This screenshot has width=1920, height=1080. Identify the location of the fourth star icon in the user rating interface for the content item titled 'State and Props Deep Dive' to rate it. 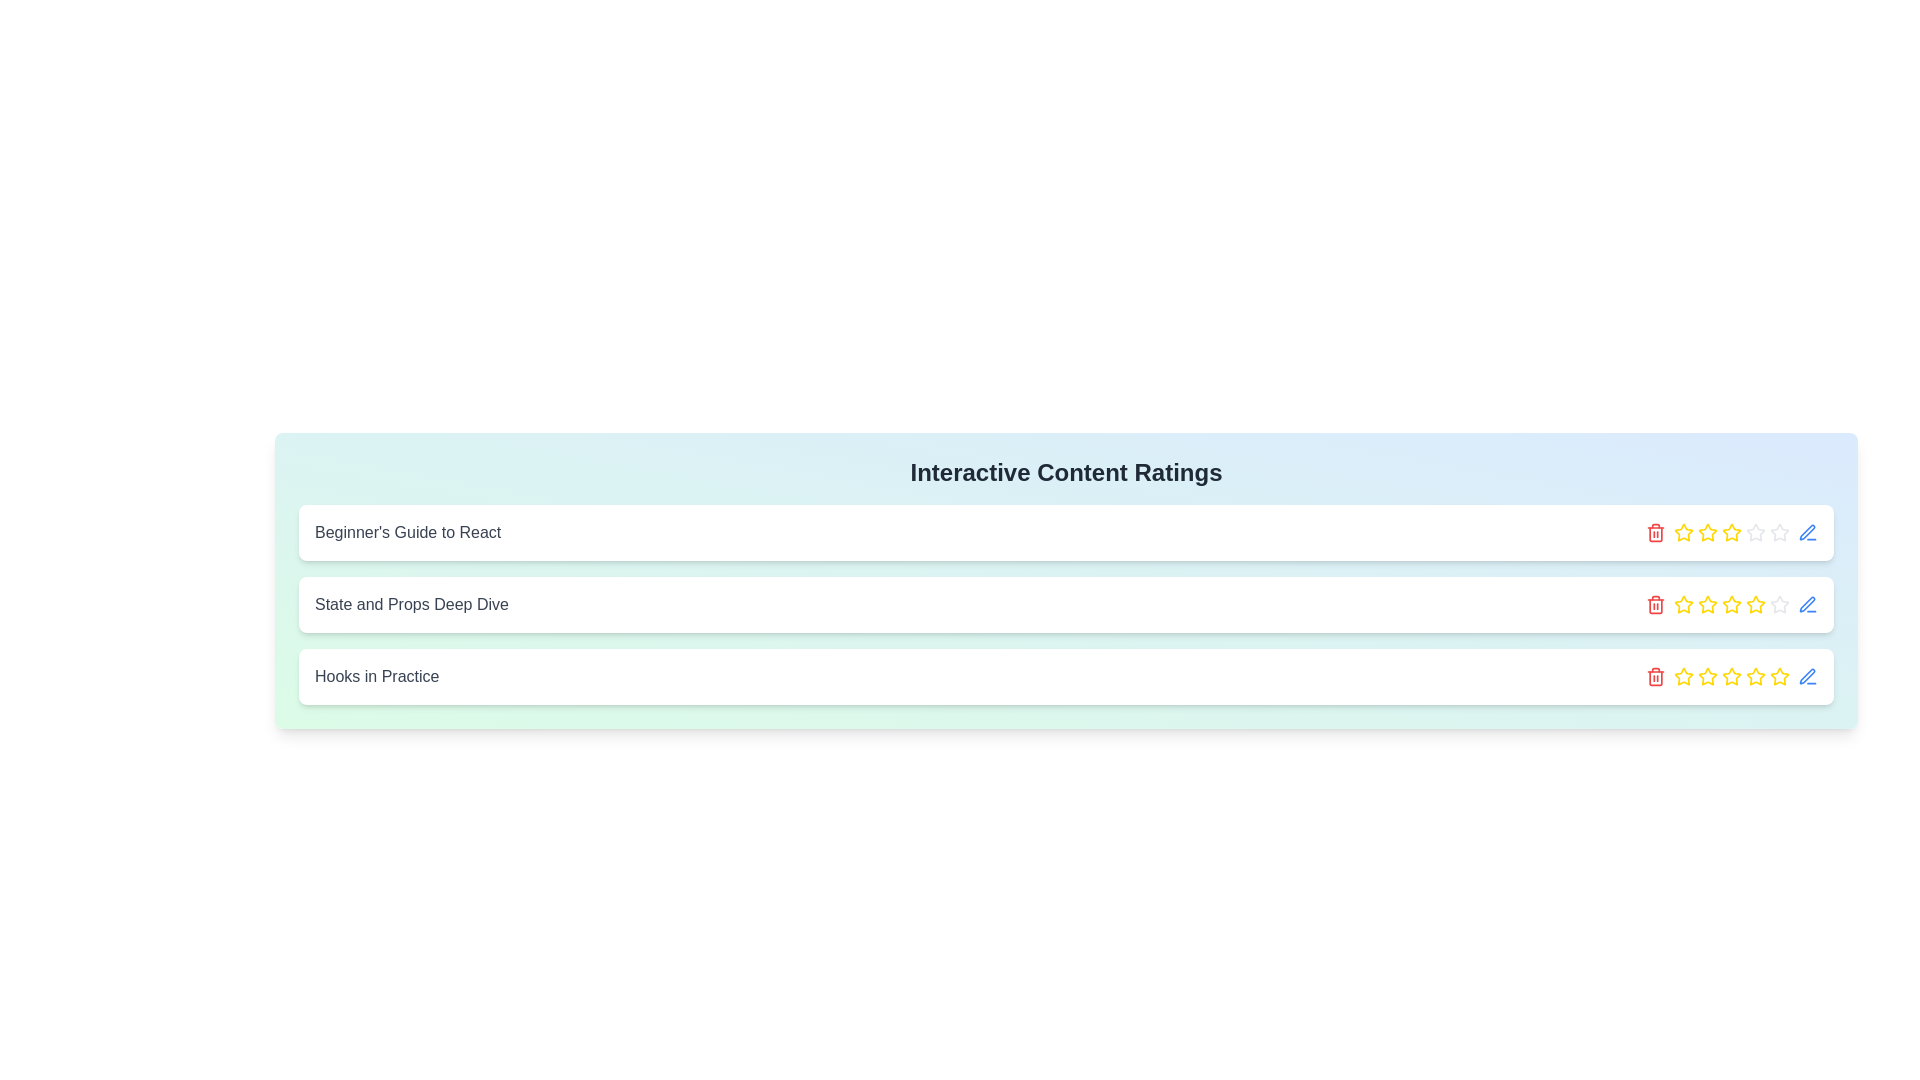
(1754, 603).